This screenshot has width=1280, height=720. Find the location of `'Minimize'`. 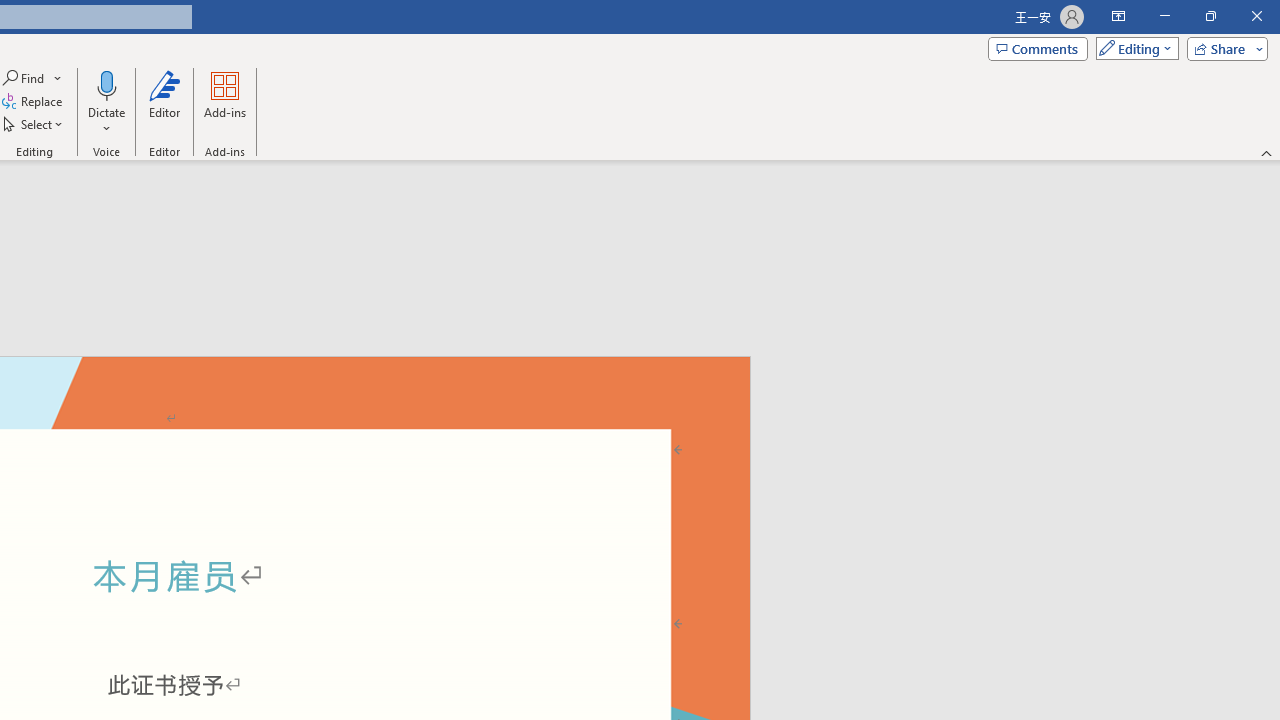

'Minimize' is located at coordinates (1164, 16).